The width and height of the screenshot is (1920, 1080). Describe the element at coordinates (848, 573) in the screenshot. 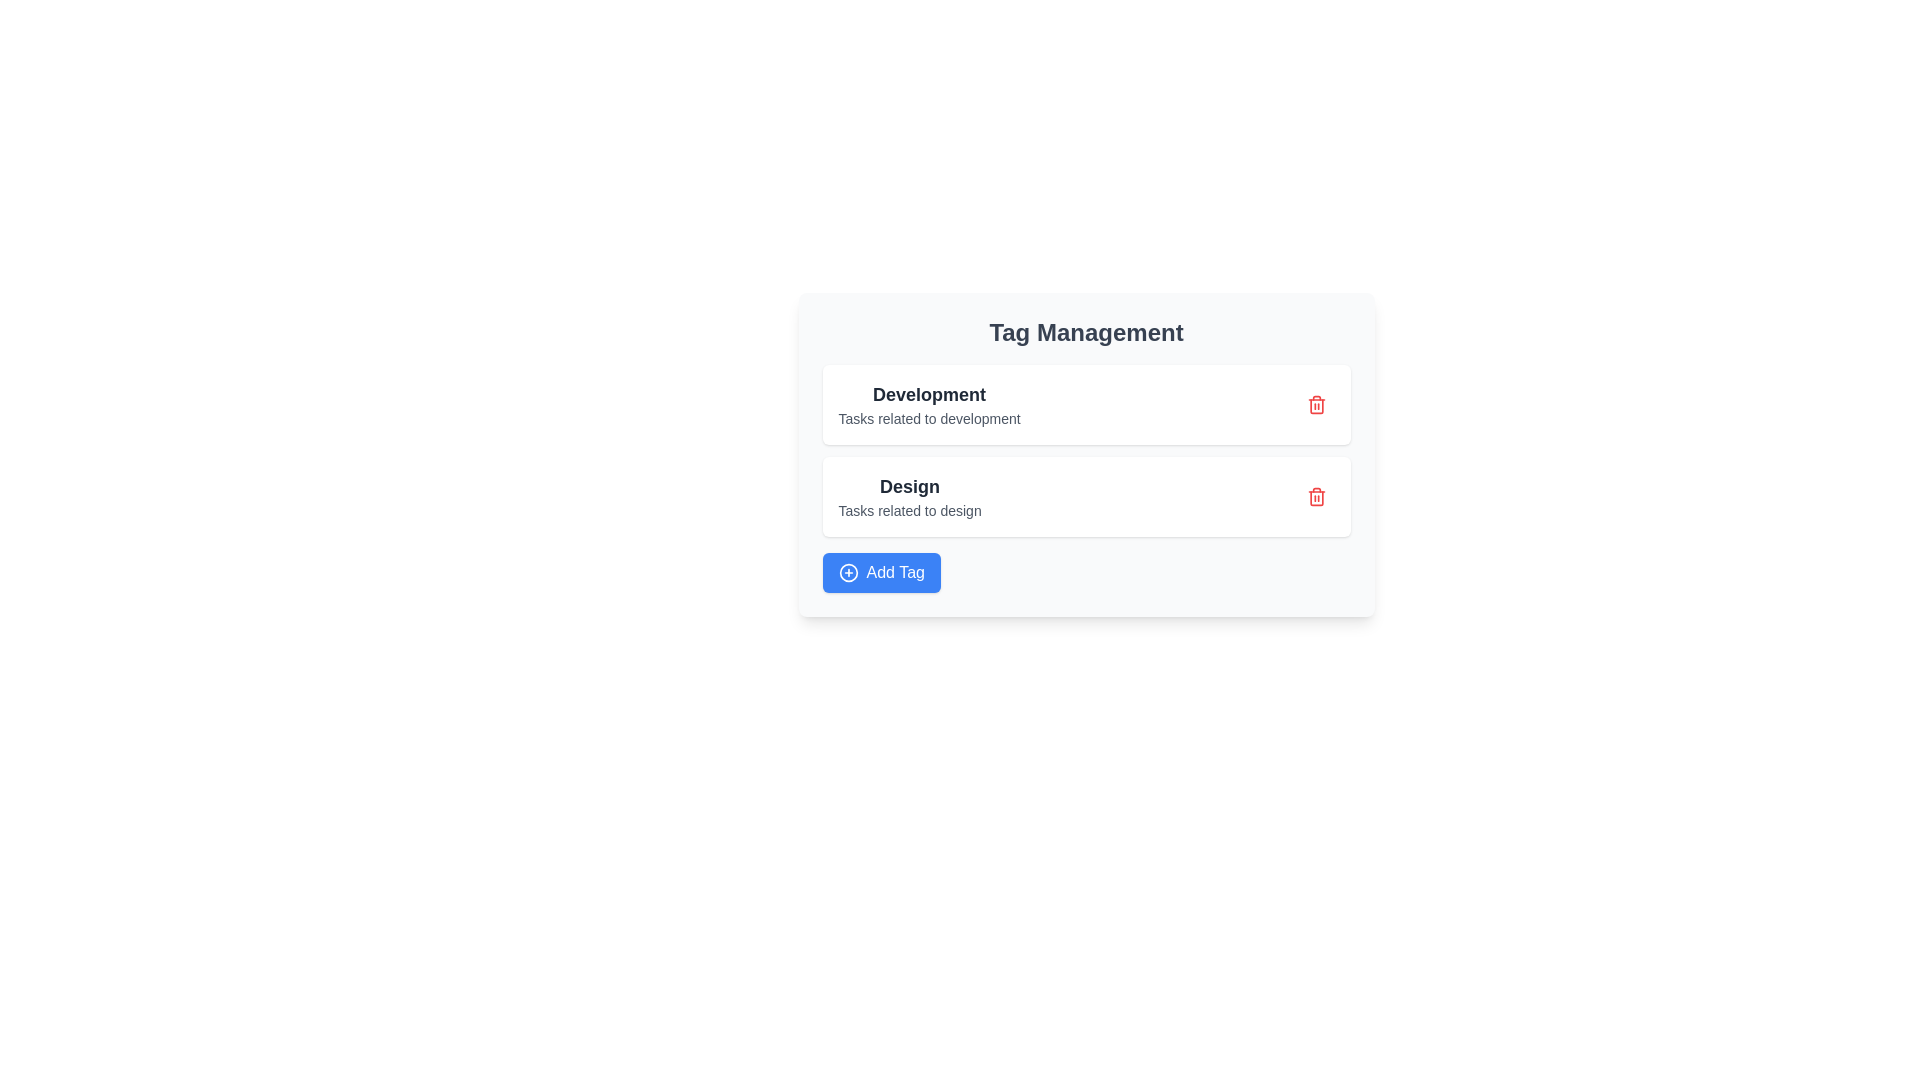

I see `the SVG Circle that is part of the icon indicating the action related to adding a tag, located to the left of the 'Add Tag' button in the Tag Management interface` at that location.